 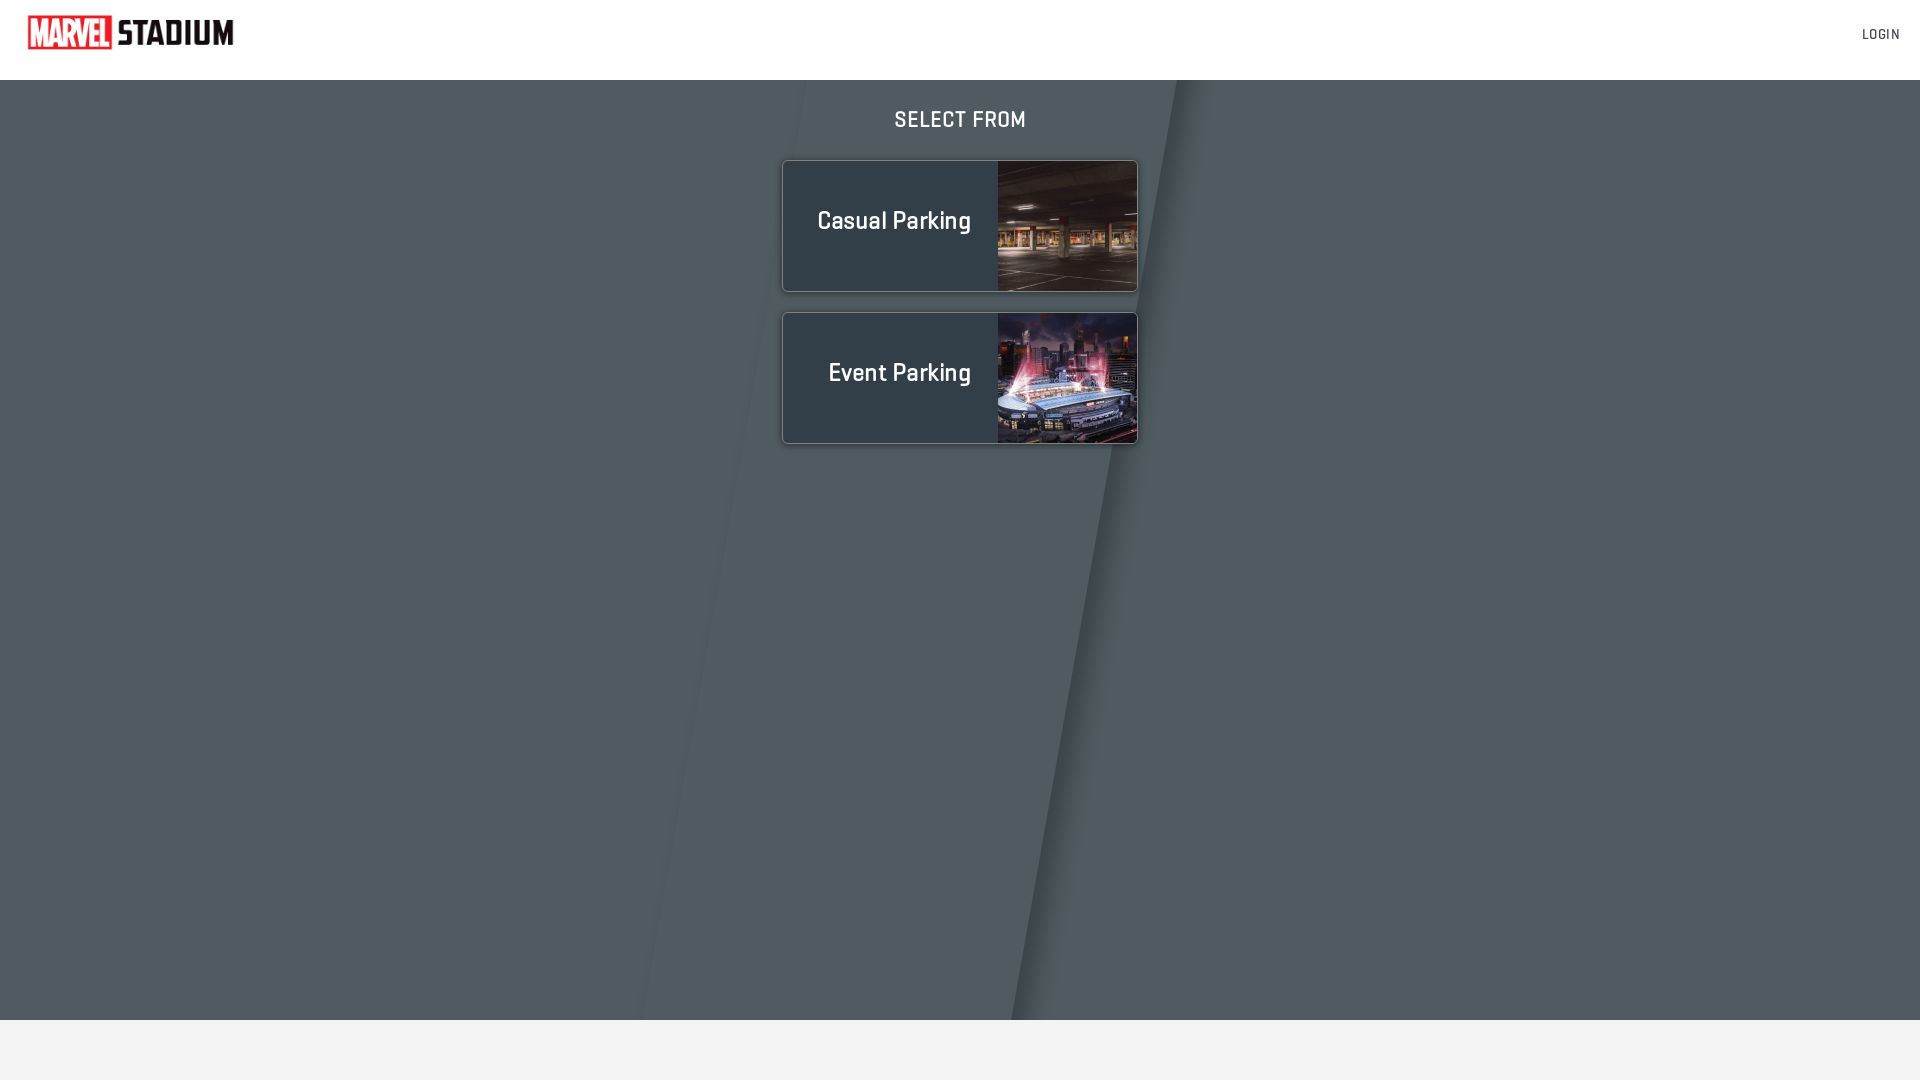 I want to click on 'LOGIN', so click(x=1861, y=34).